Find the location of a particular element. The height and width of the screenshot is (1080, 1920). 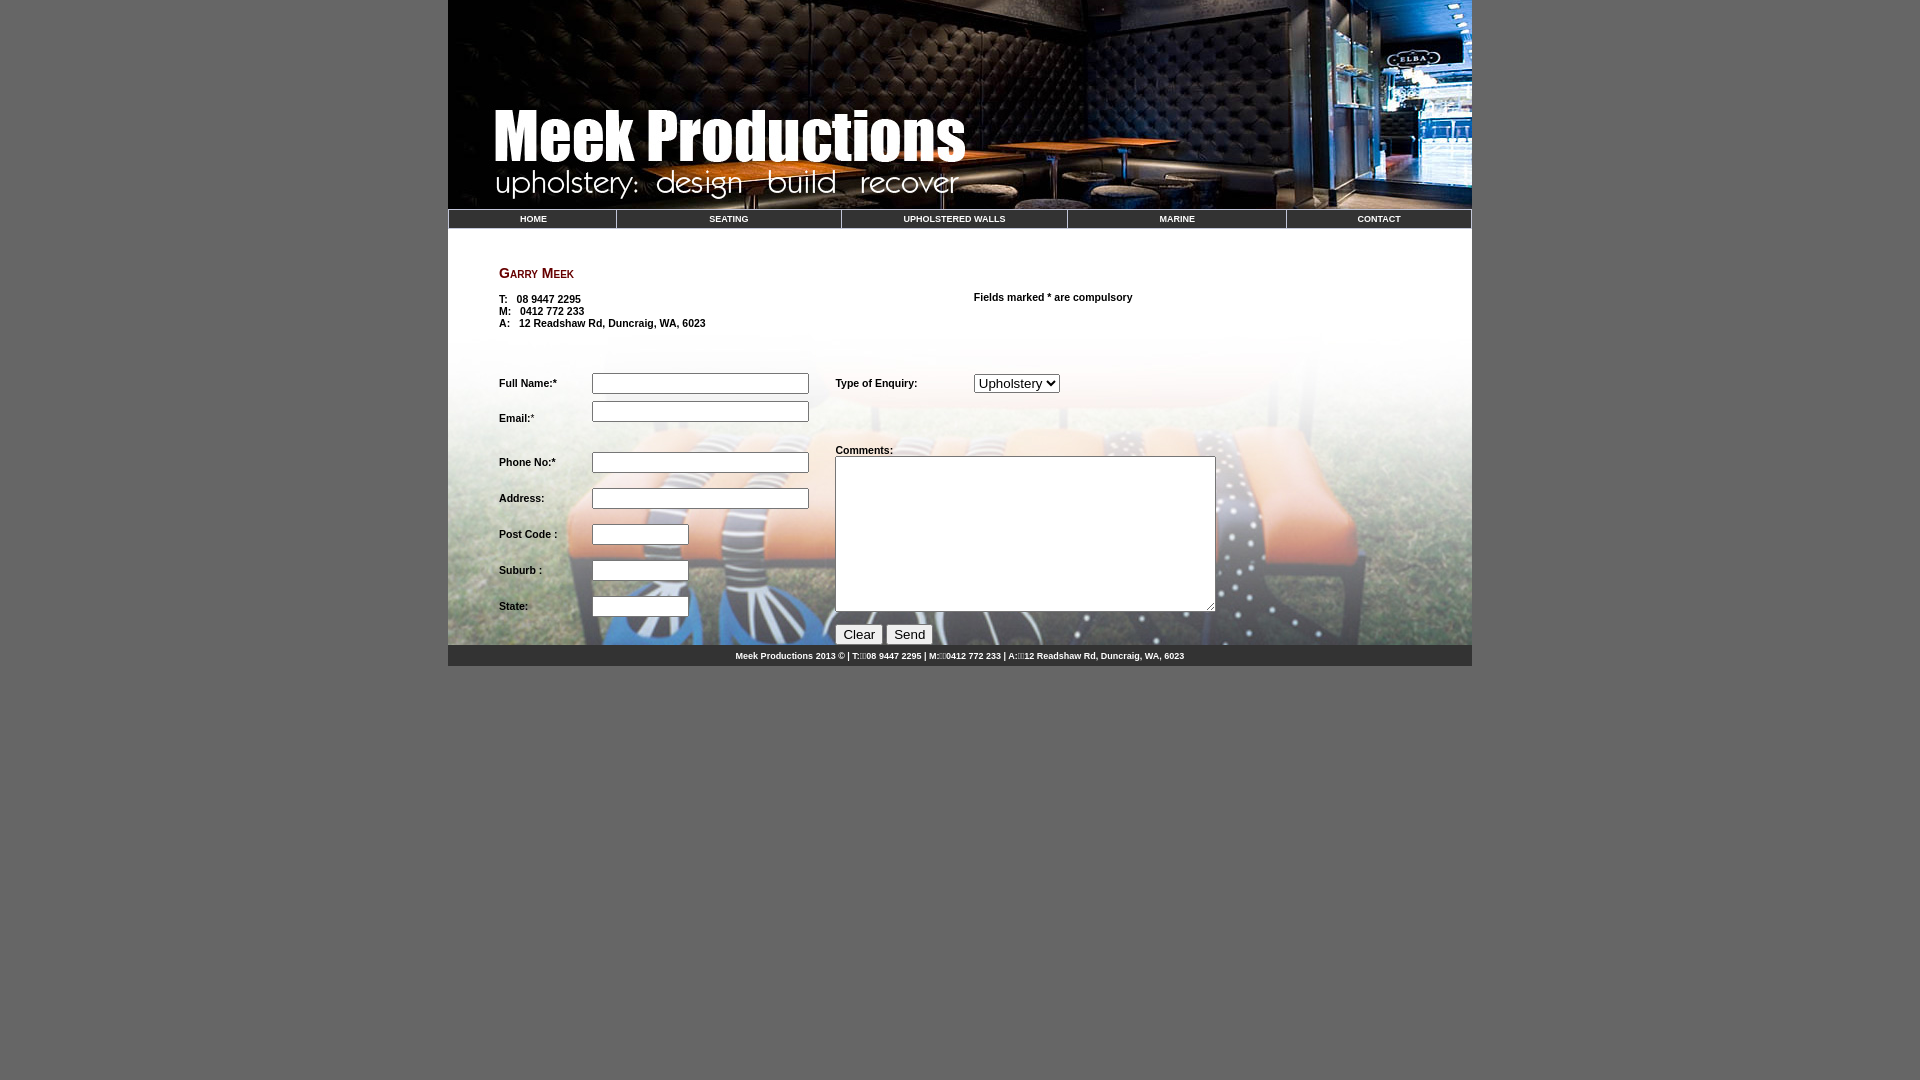

'MARINE' is located at coordinates (1158, 219).